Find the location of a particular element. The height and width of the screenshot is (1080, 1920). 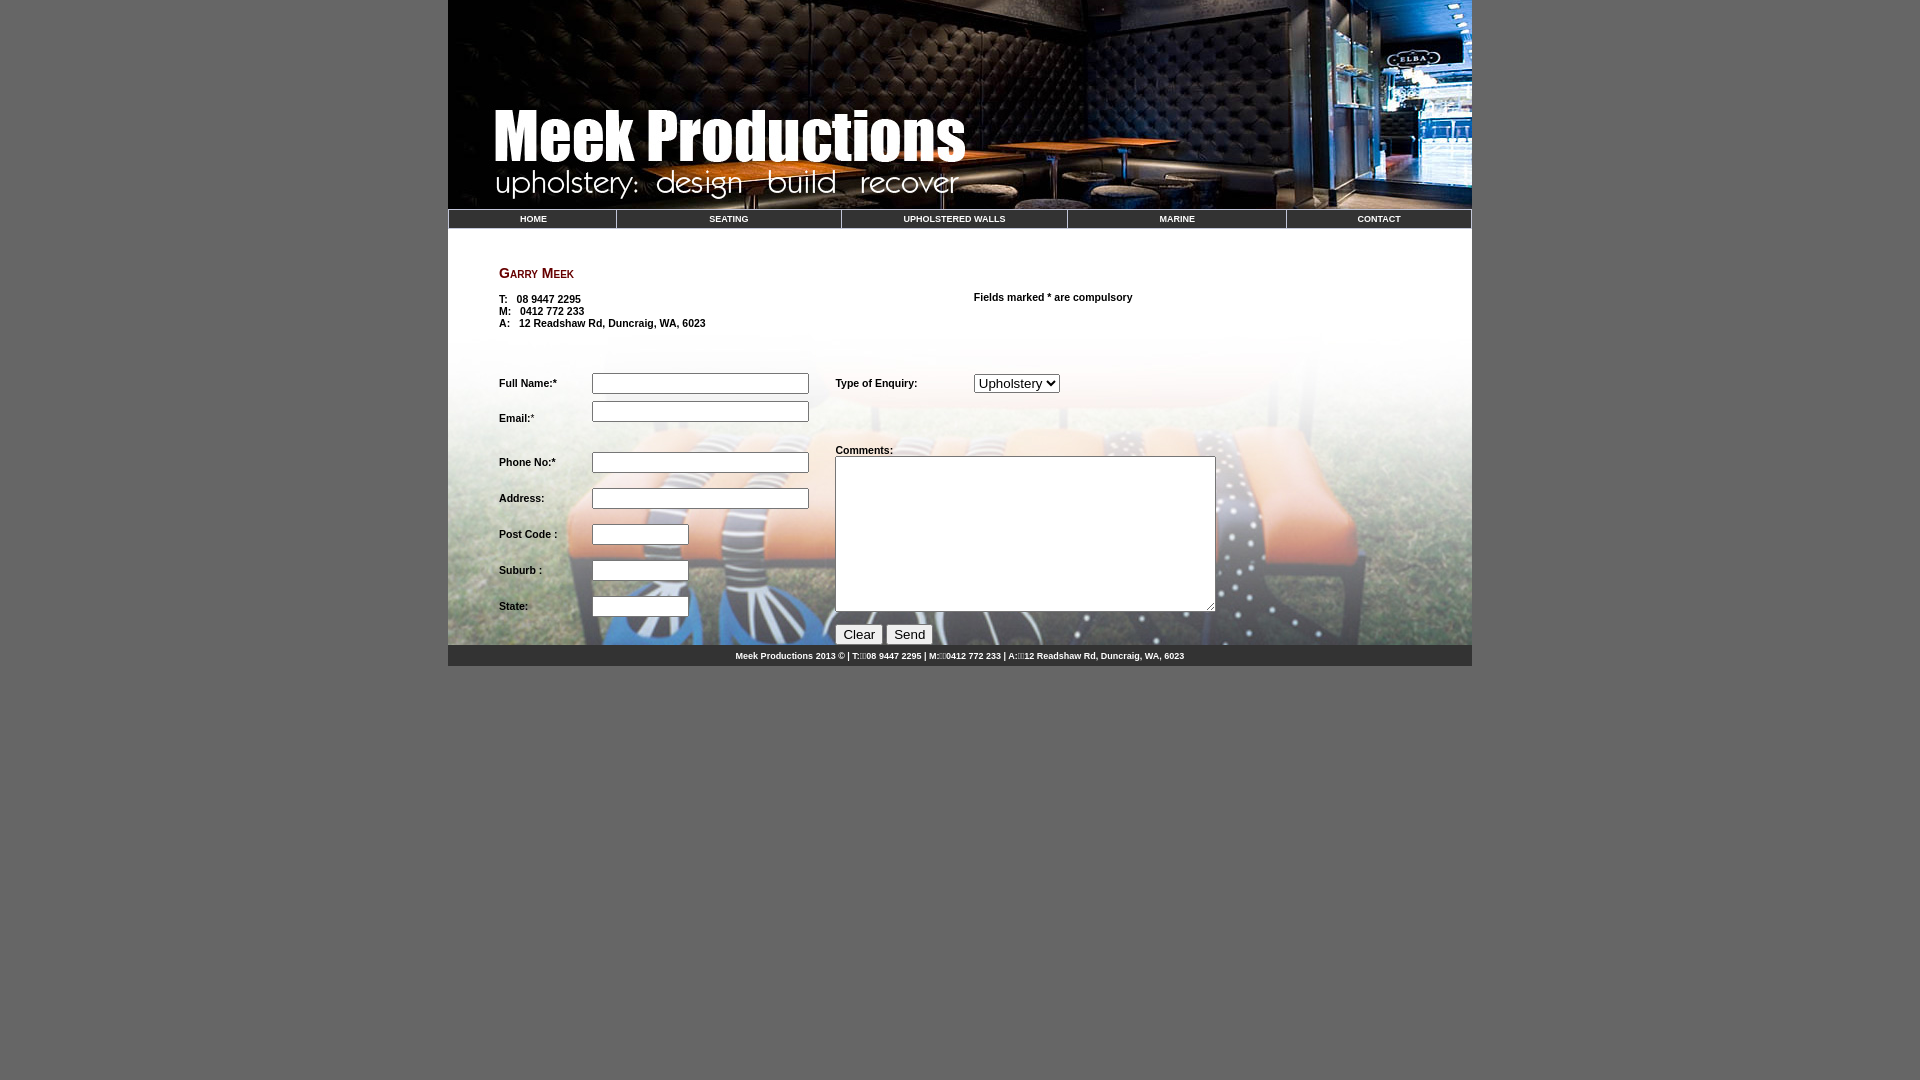

'MARINE' is located at coordinates (1158, 219).